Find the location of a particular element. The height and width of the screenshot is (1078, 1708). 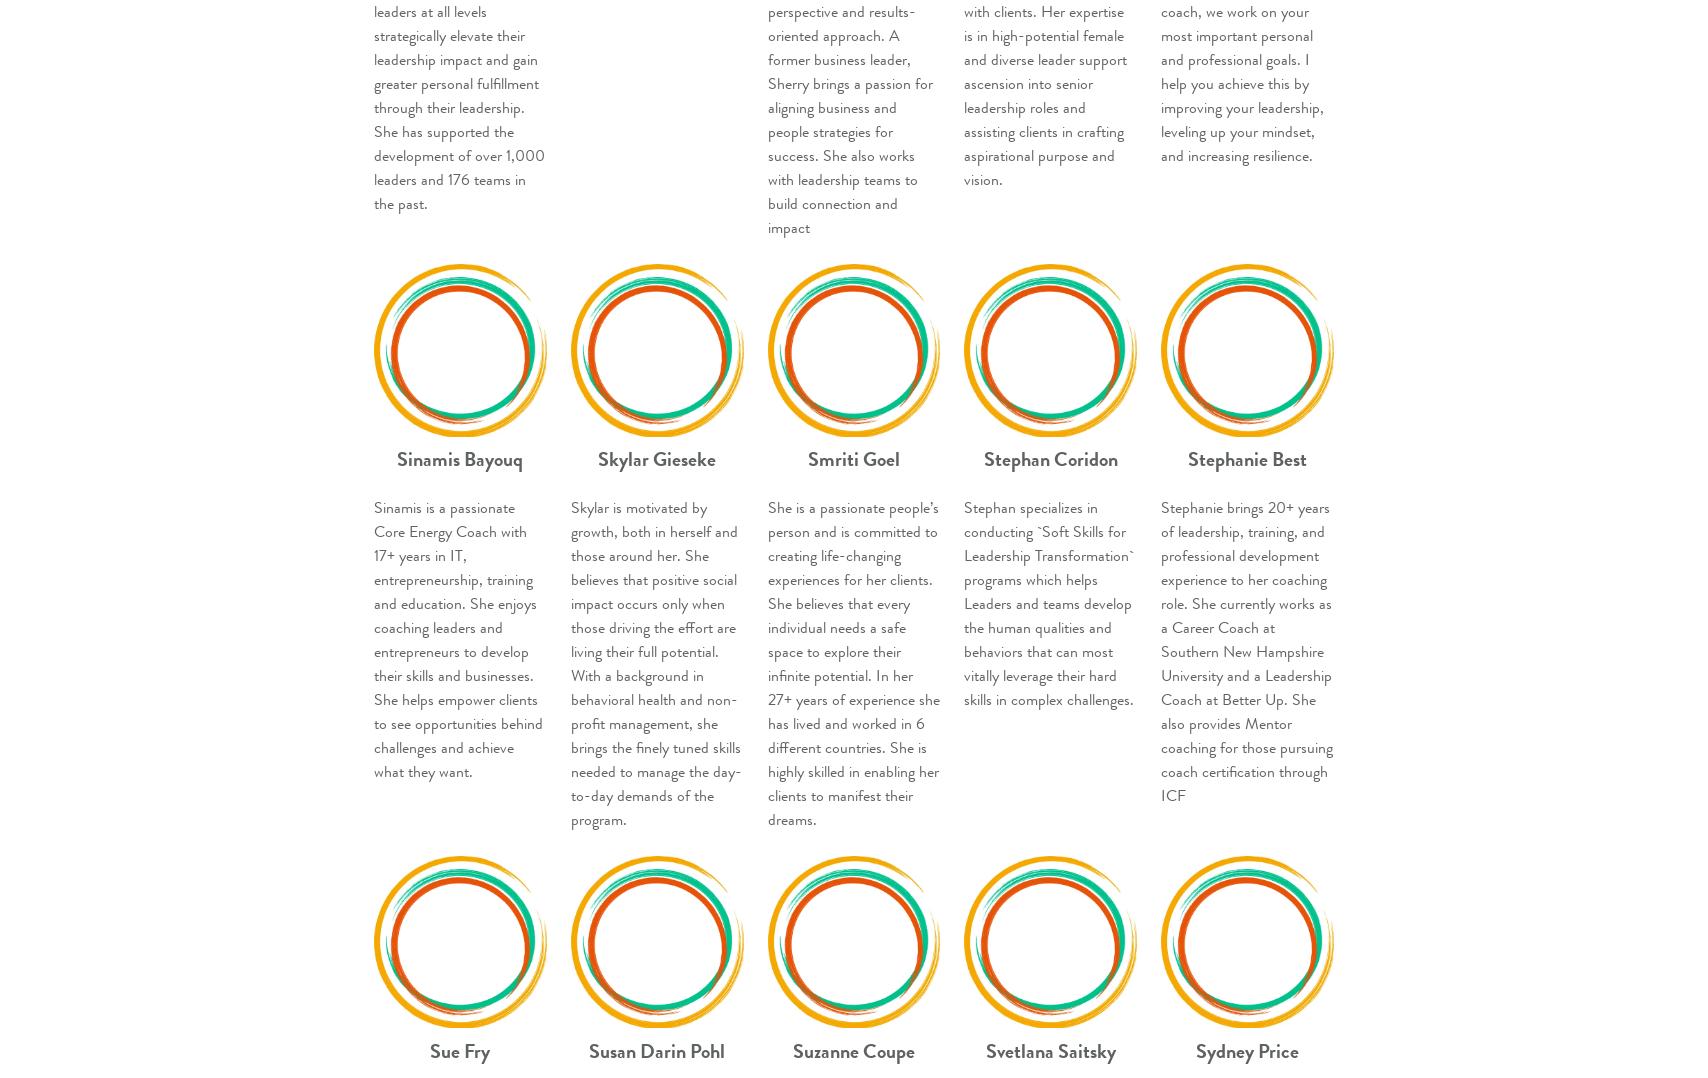

'Svetlana Saitsky' is located at coordinates (1050, 1050).